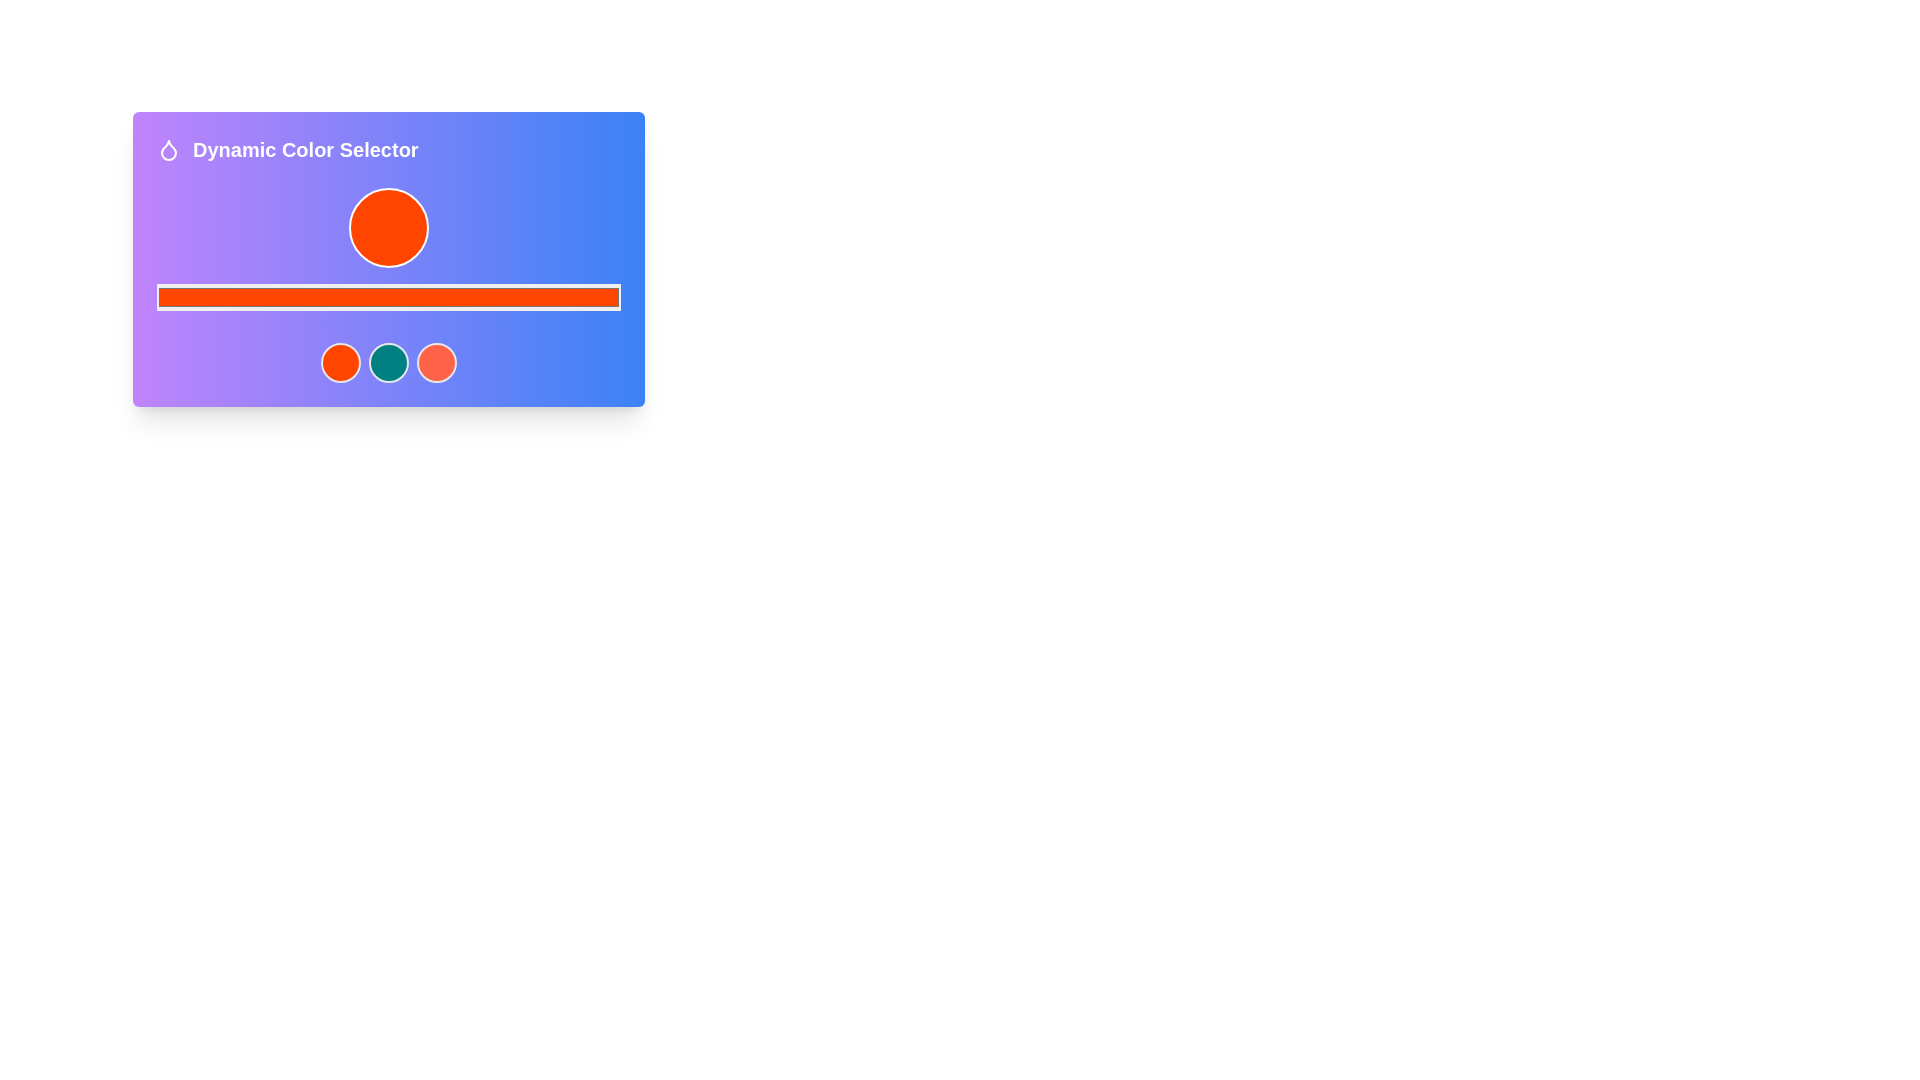 Image resolution: width=1920 pixels, height=1080 pixels. Describe the element at coordinates (388, 226) in the screenshot. I see `the vibrant orange circular decorative visual with a white outline, centrally placed above a rectangular bar and three smaller circular buttons` at that location.